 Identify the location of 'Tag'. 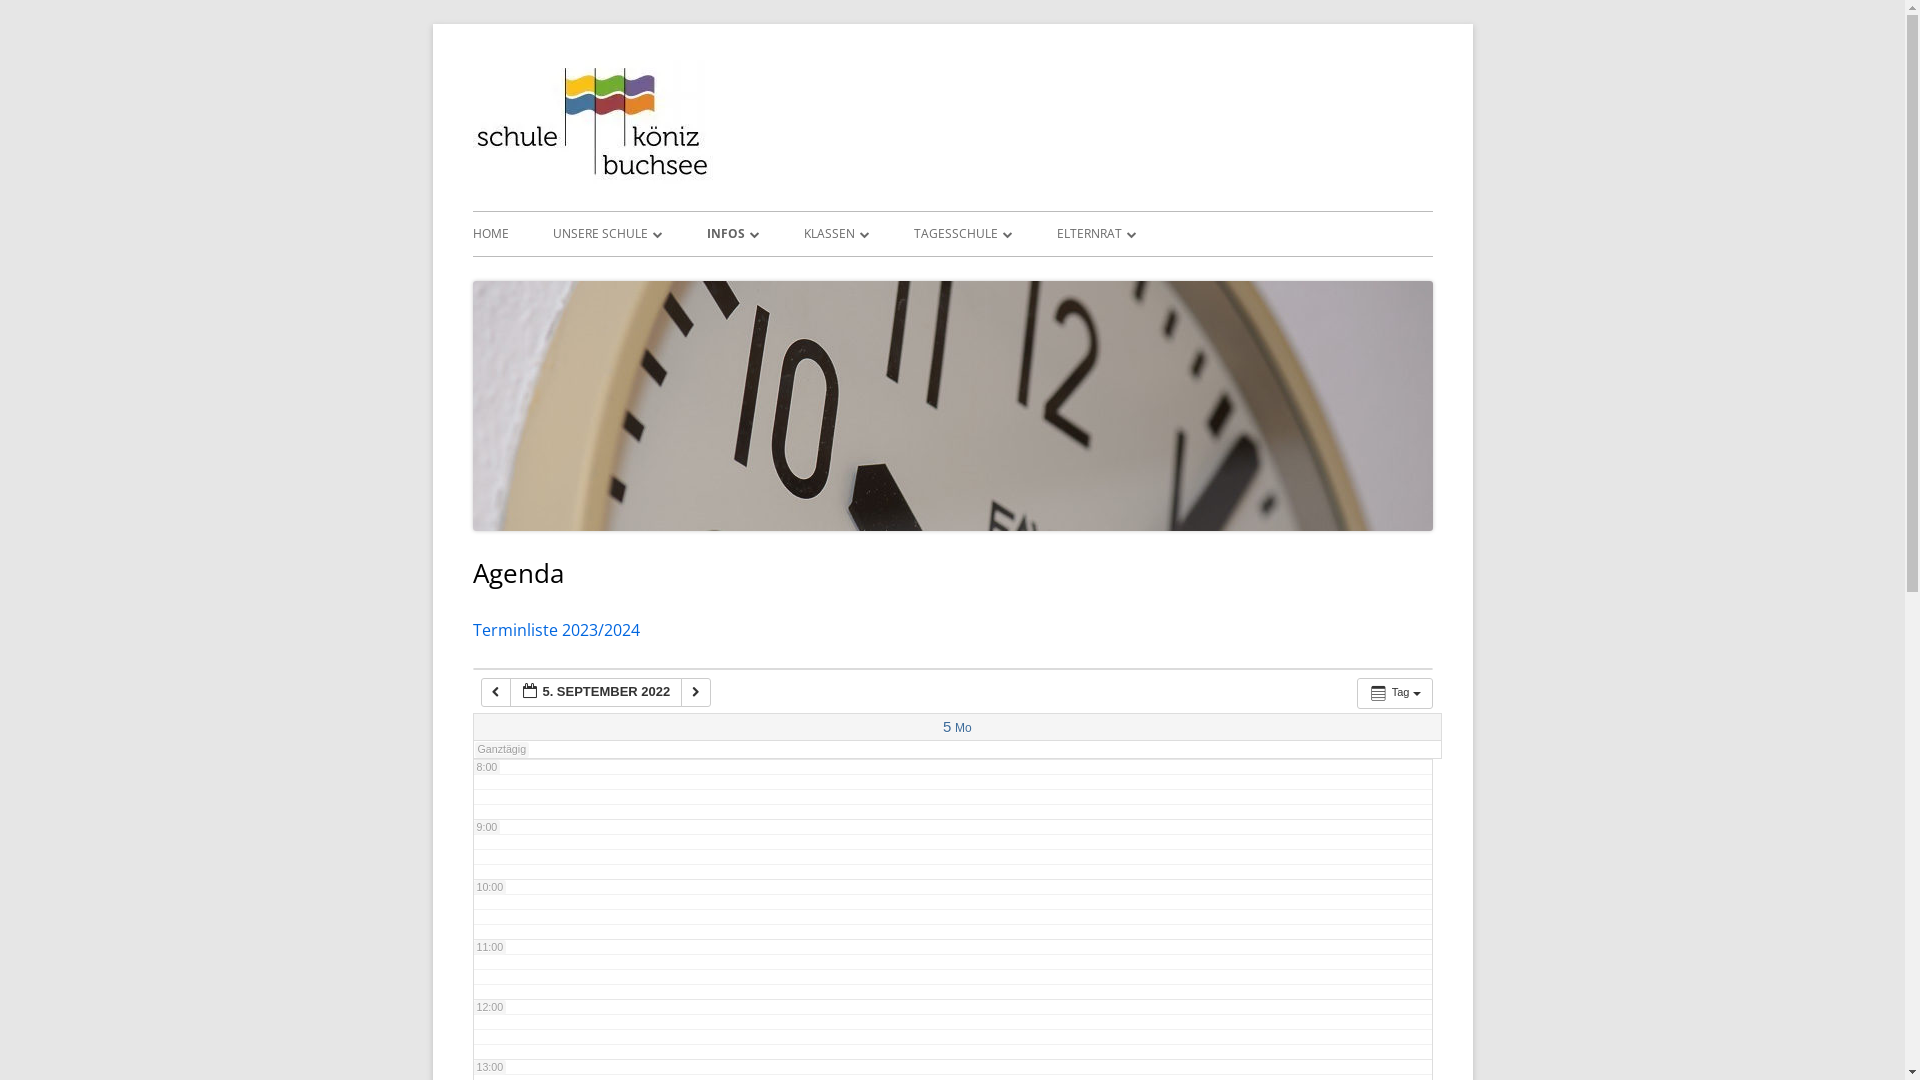
(1357, 692).